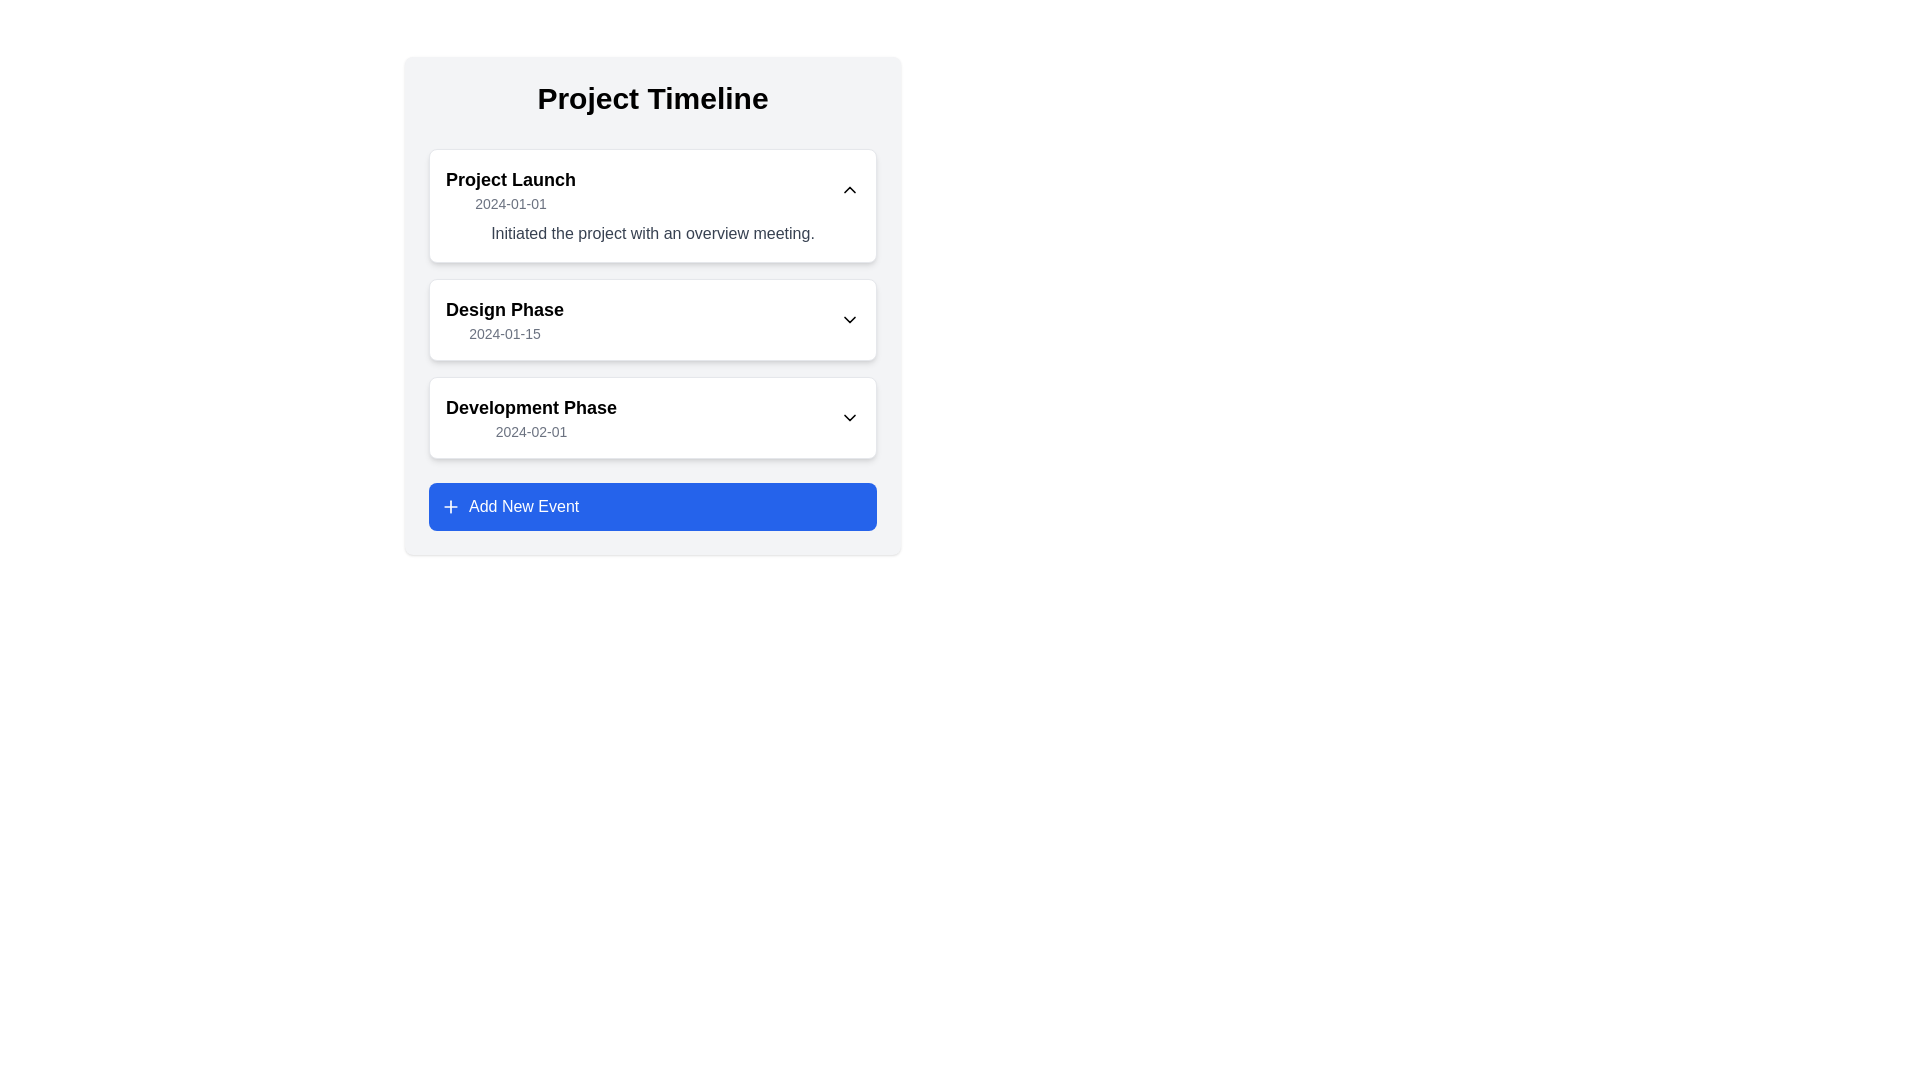  I want to click on the 'Design Phase' text display element, which is the second card in the vertical list under 'Project Timeline', so click(504, 319).